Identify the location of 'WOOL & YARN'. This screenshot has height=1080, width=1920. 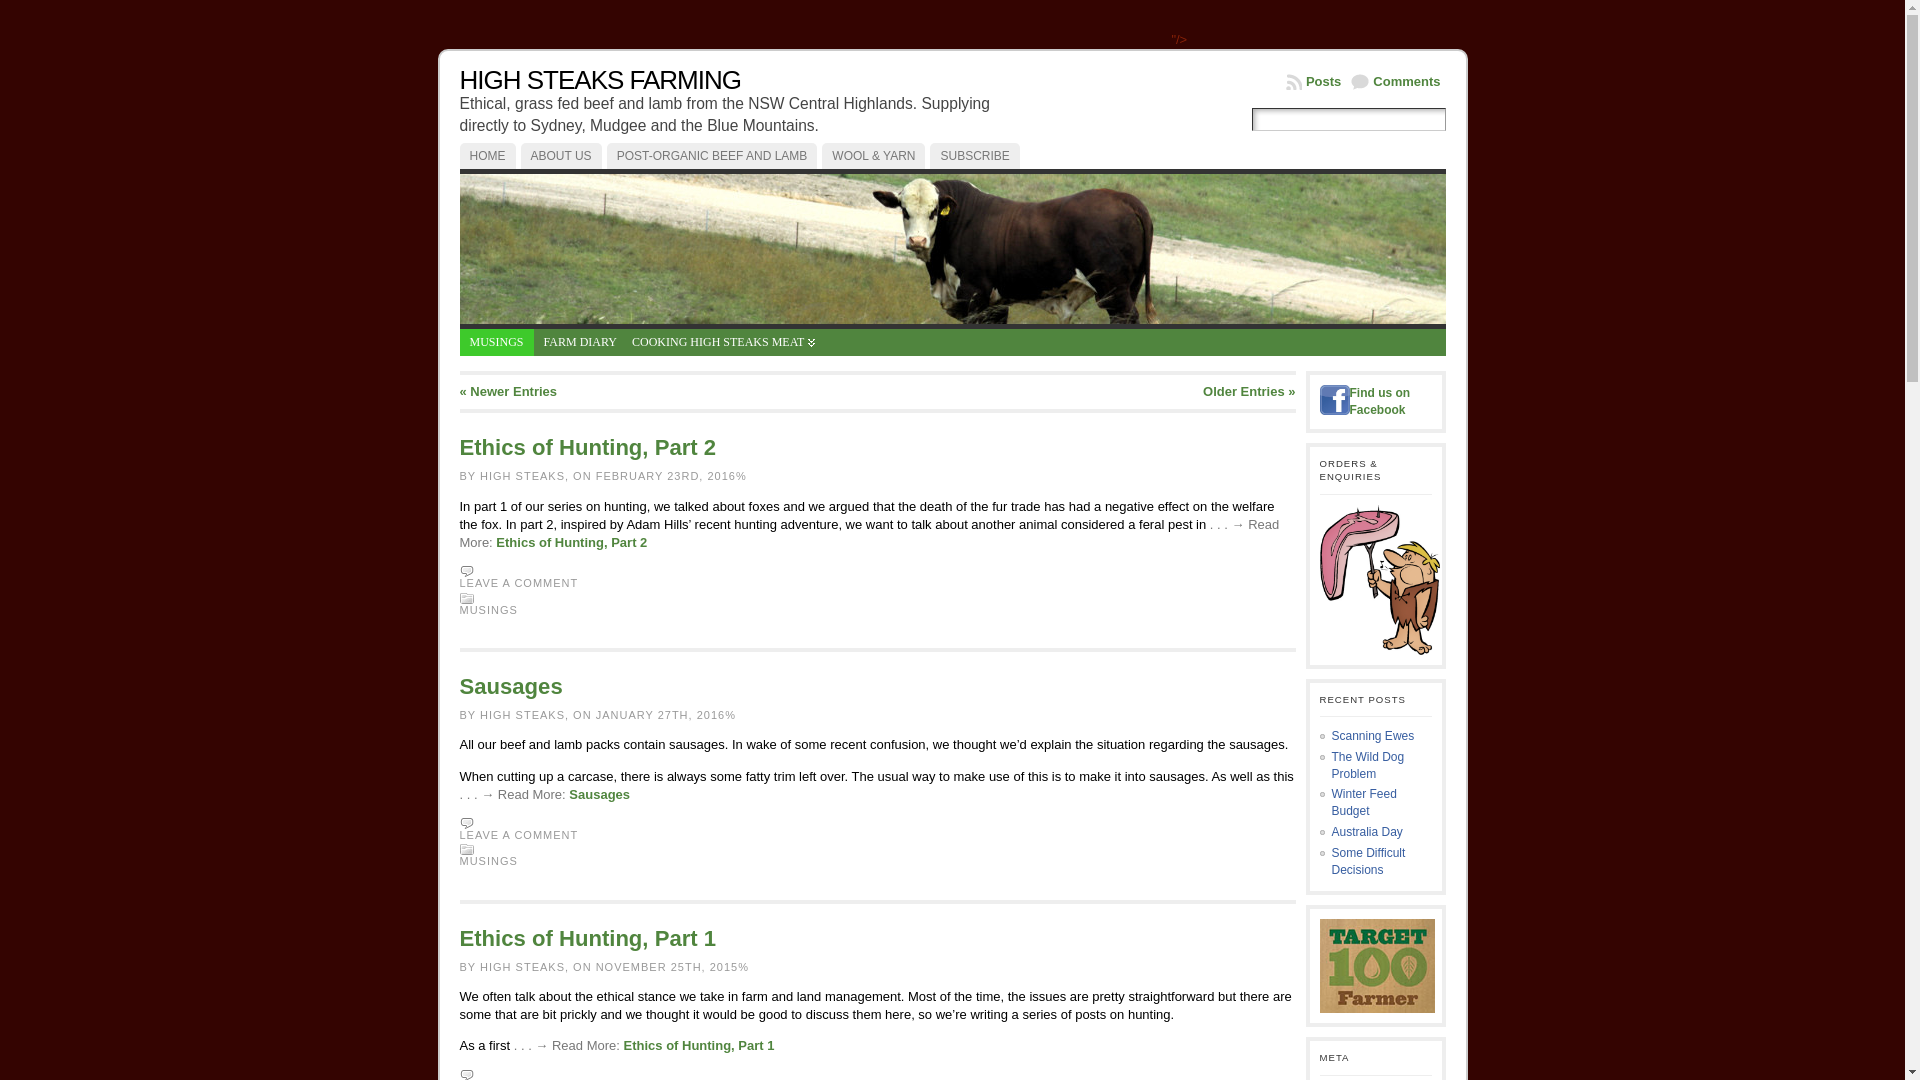
(873, 154).